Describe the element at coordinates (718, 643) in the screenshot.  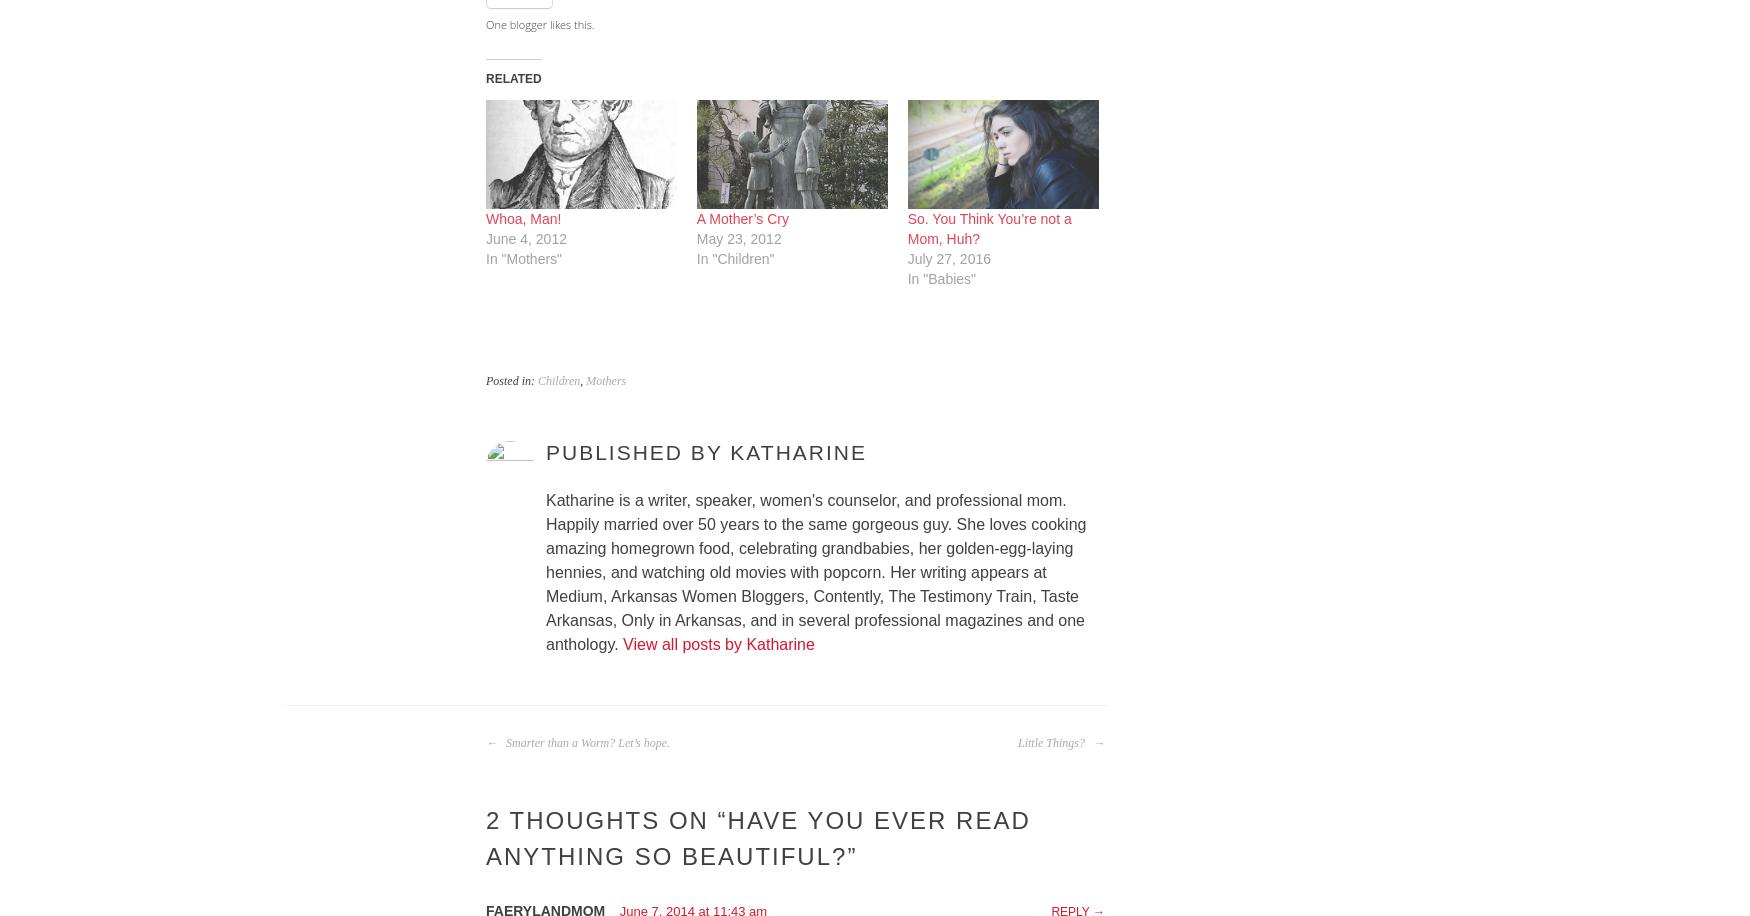
I see `'View all posts by Katharine'` at that location.